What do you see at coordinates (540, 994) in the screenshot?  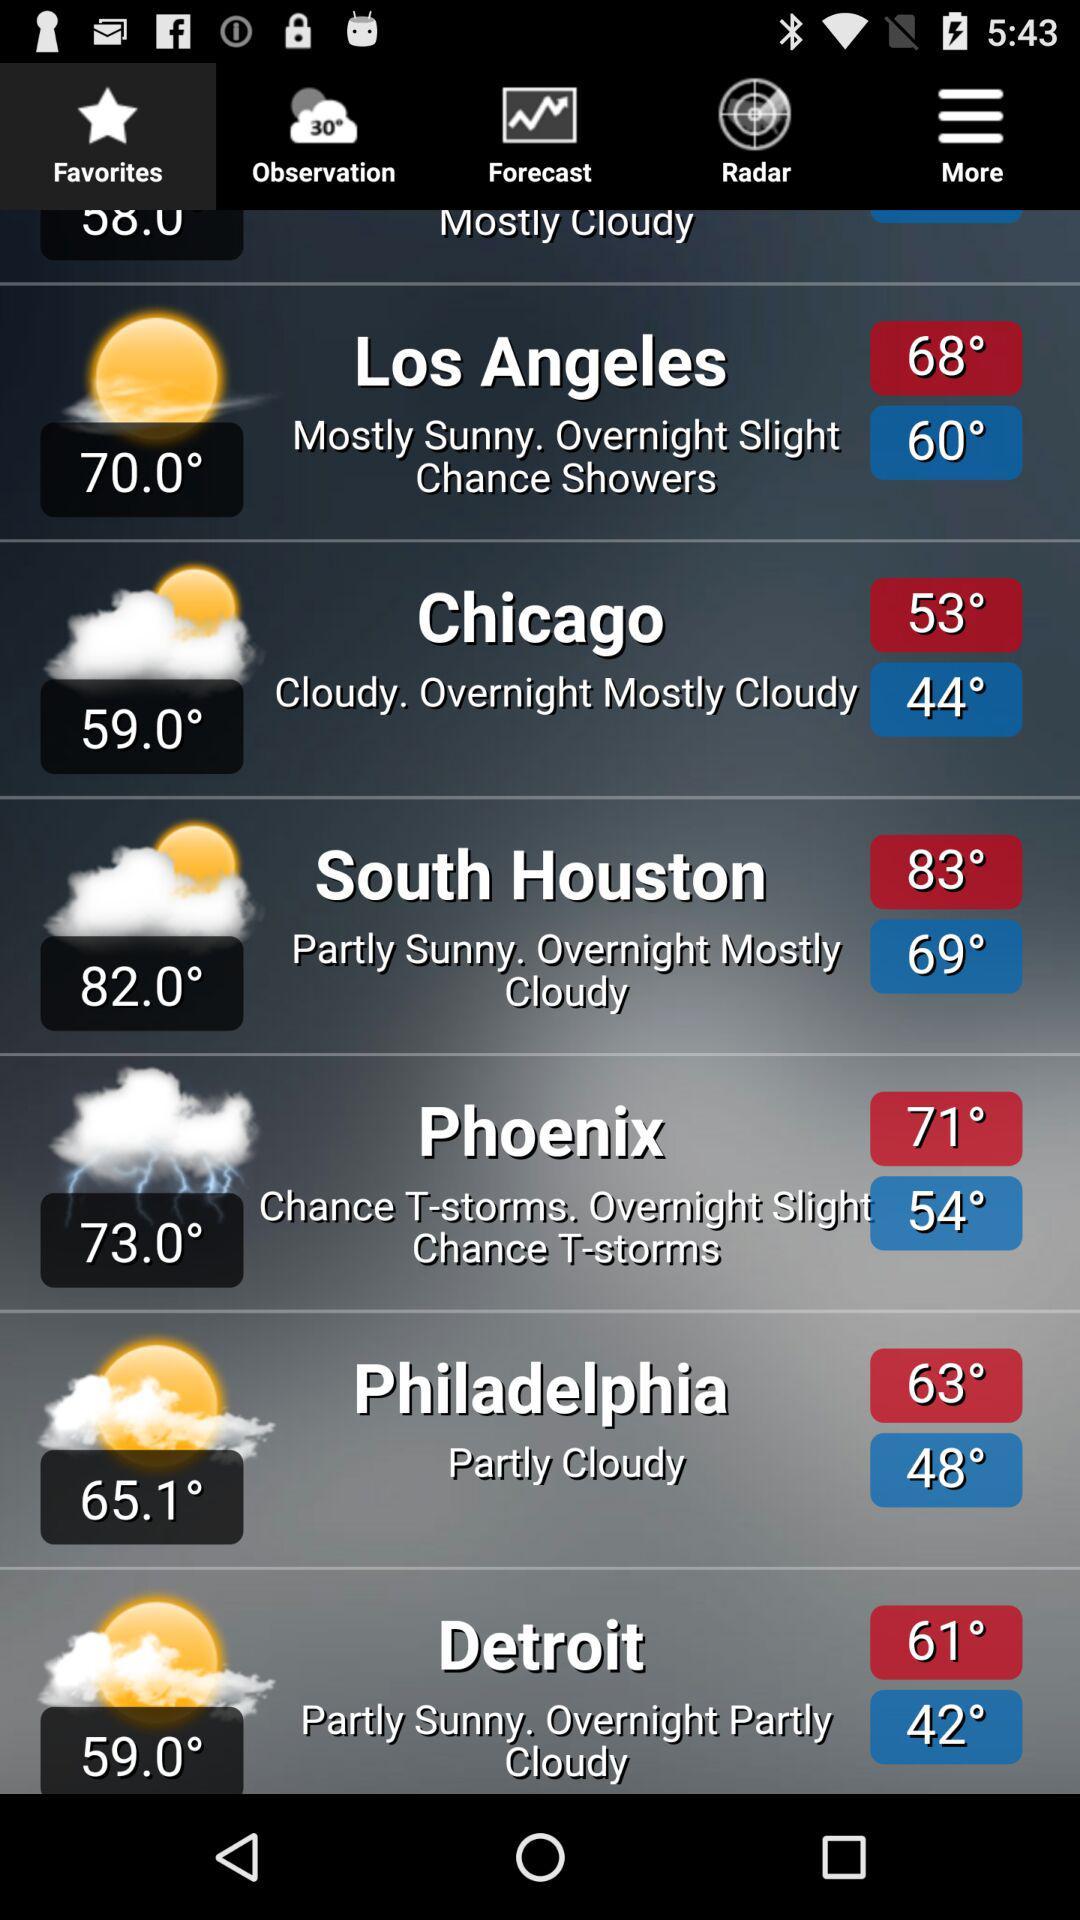 I see `weather option` at bounding box center [540, 994].